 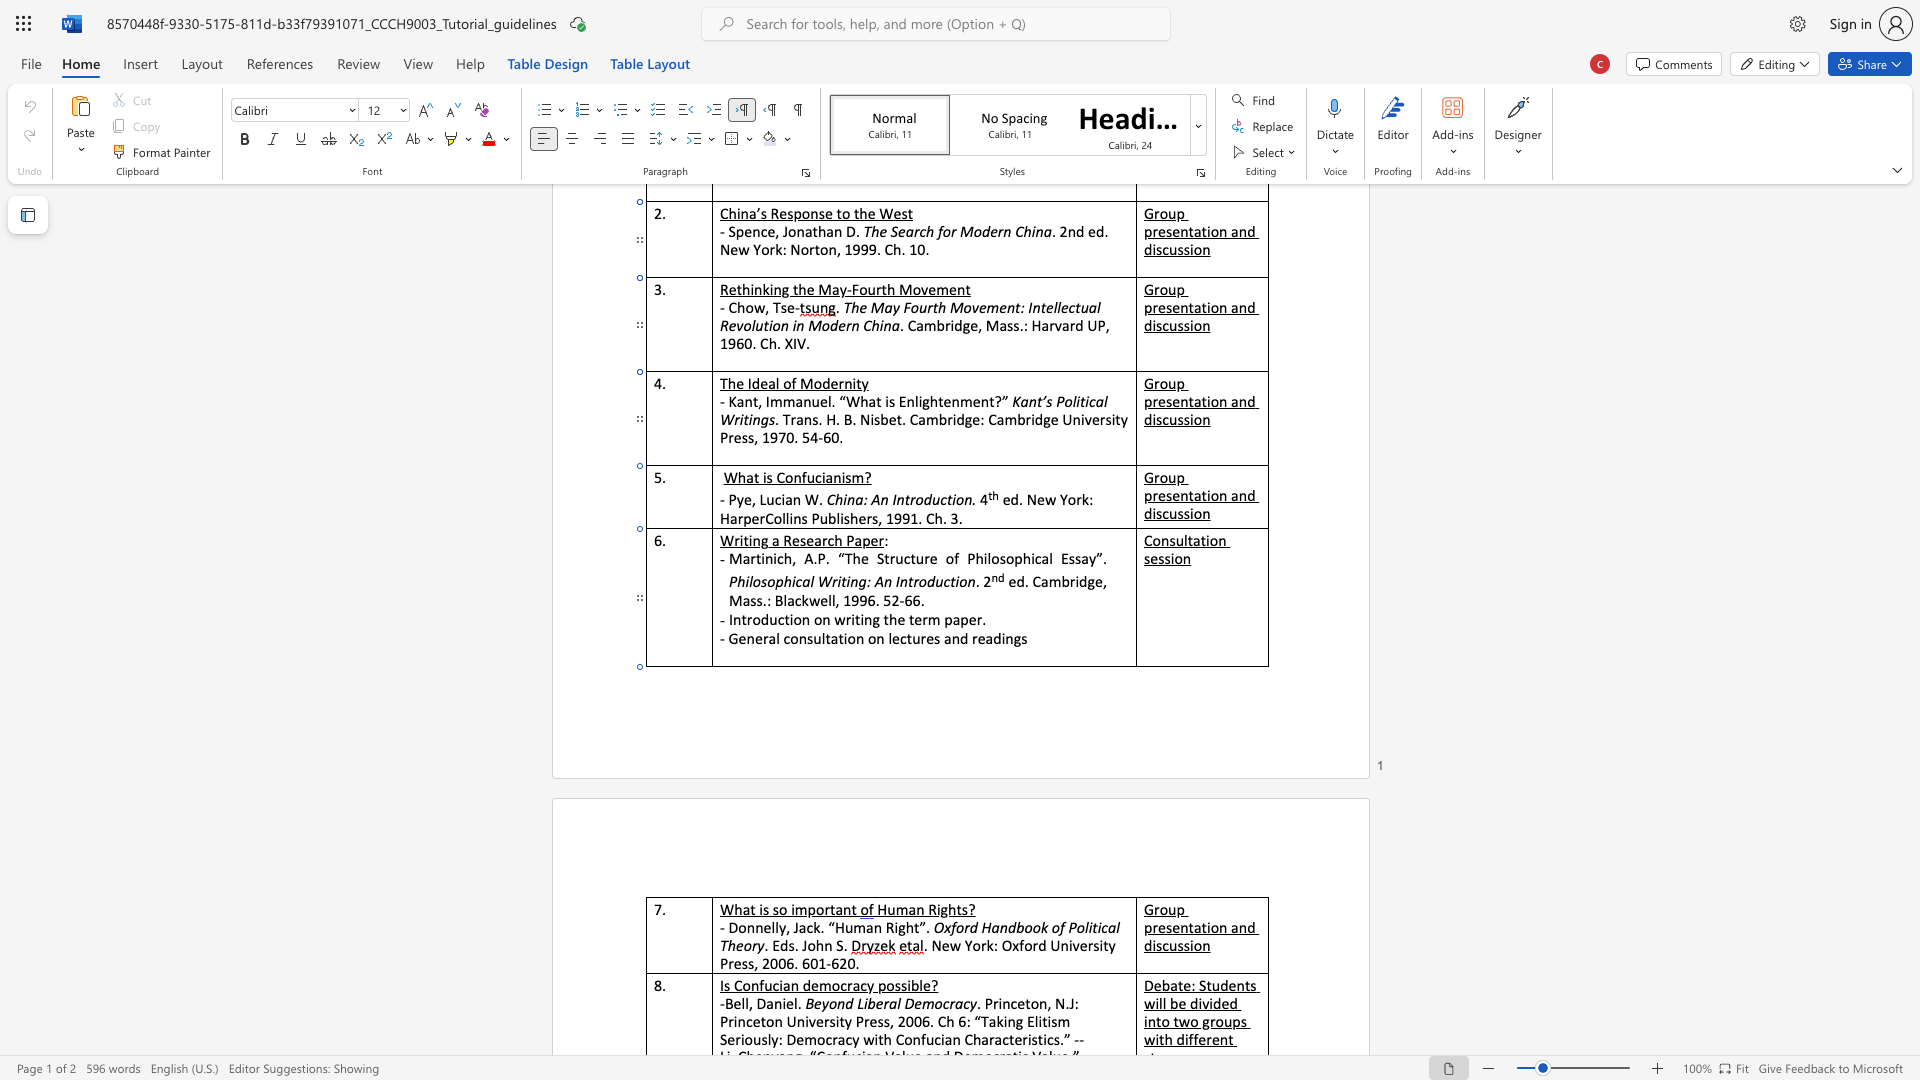 I want to click on the 3th character "t" in the text, so click(x=854, y=909).